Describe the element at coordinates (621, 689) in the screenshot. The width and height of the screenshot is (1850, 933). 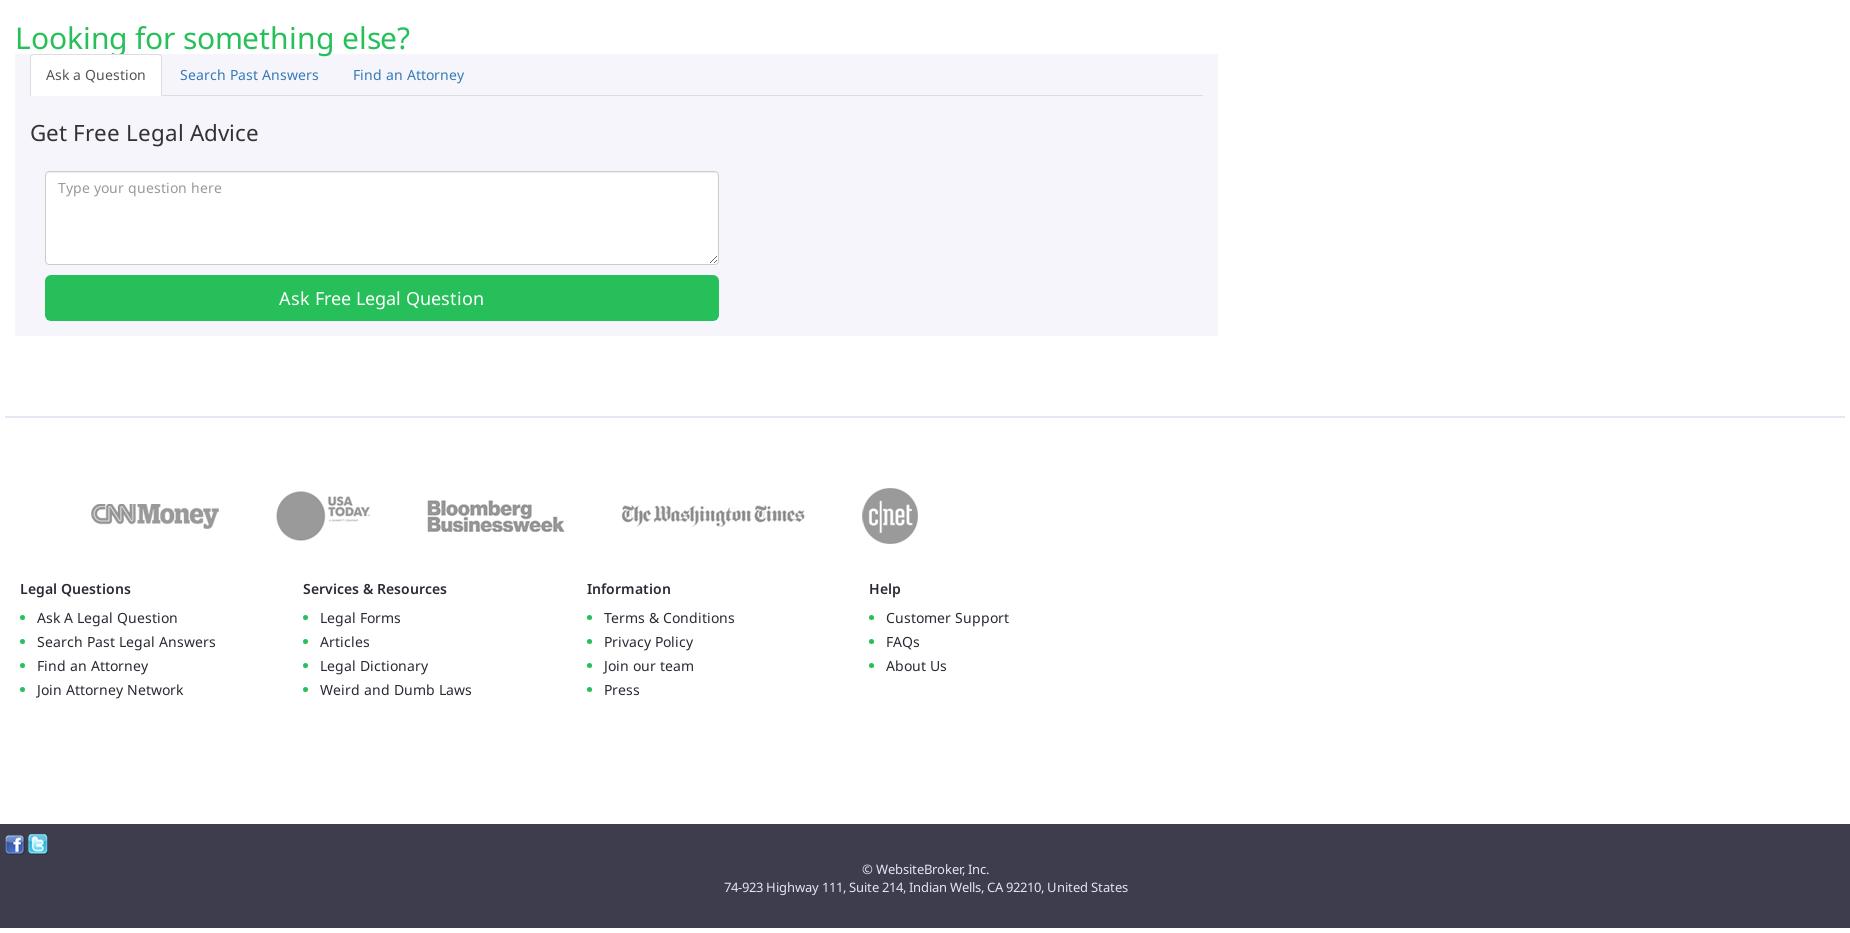
I see `'Press'` at that location.